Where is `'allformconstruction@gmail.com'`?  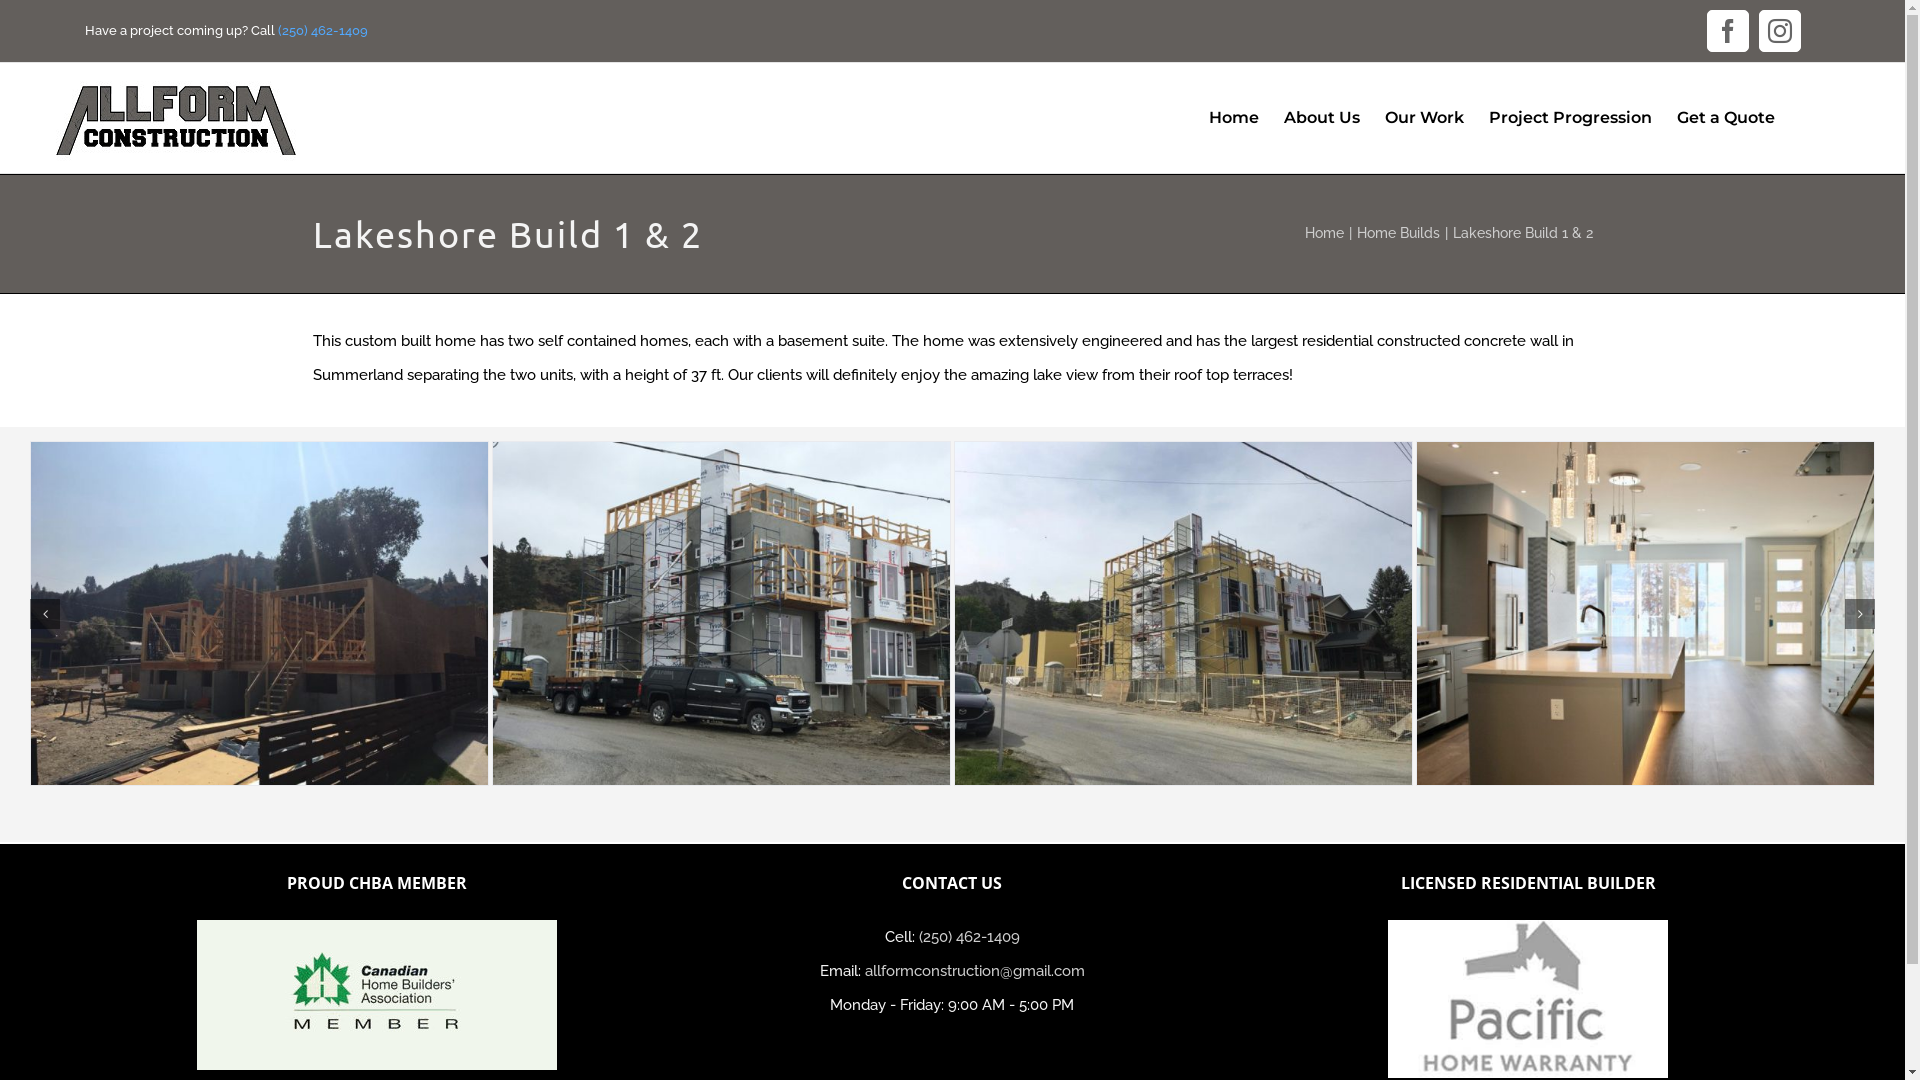 'allformconstruction@gmail.com' is located at coordinates (974, 970).